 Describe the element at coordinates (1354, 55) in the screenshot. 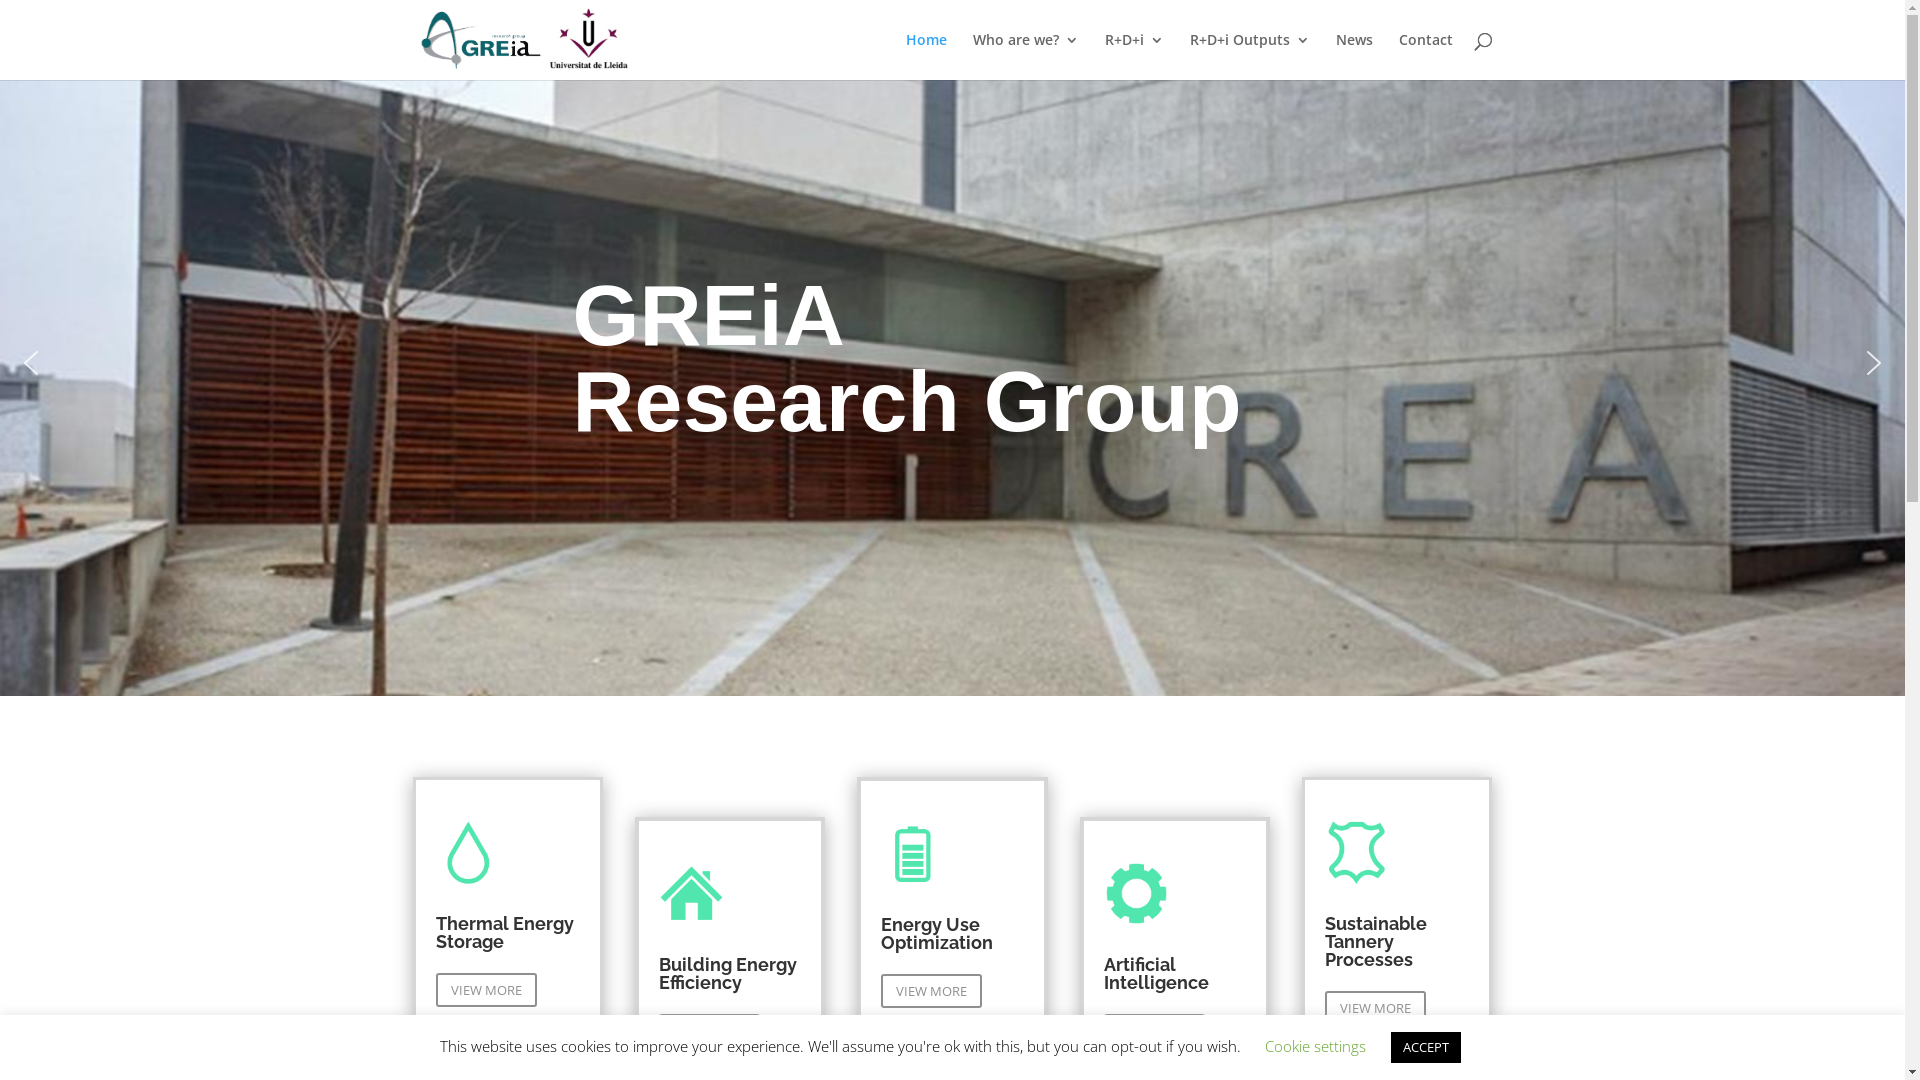

I see `'News'` at that location.